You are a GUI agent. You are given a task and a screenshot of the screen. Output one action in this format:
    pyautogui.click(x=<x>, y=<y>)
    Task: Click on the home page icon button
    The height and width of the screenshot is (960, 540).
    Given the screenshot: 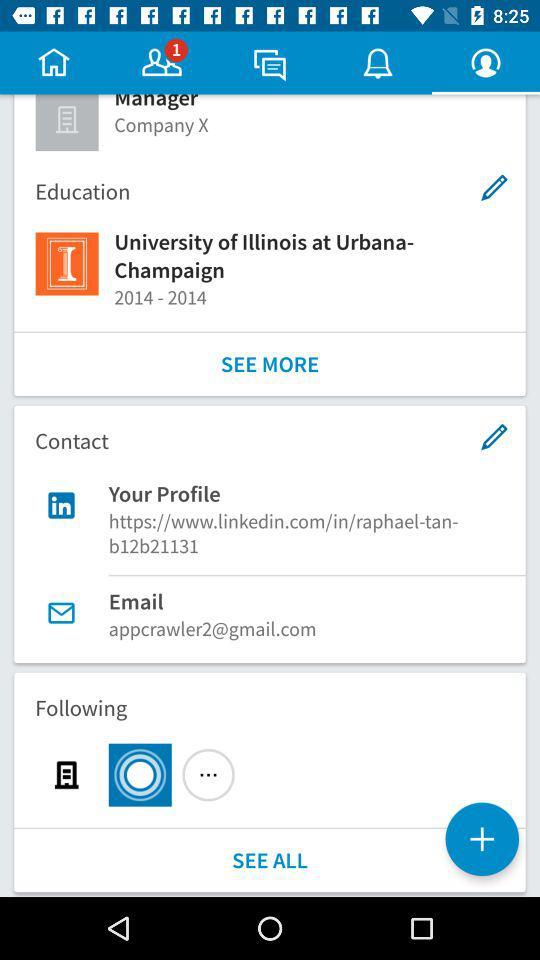 What is the action you would take?
    pyautogui.click(x=54, y=62)
    